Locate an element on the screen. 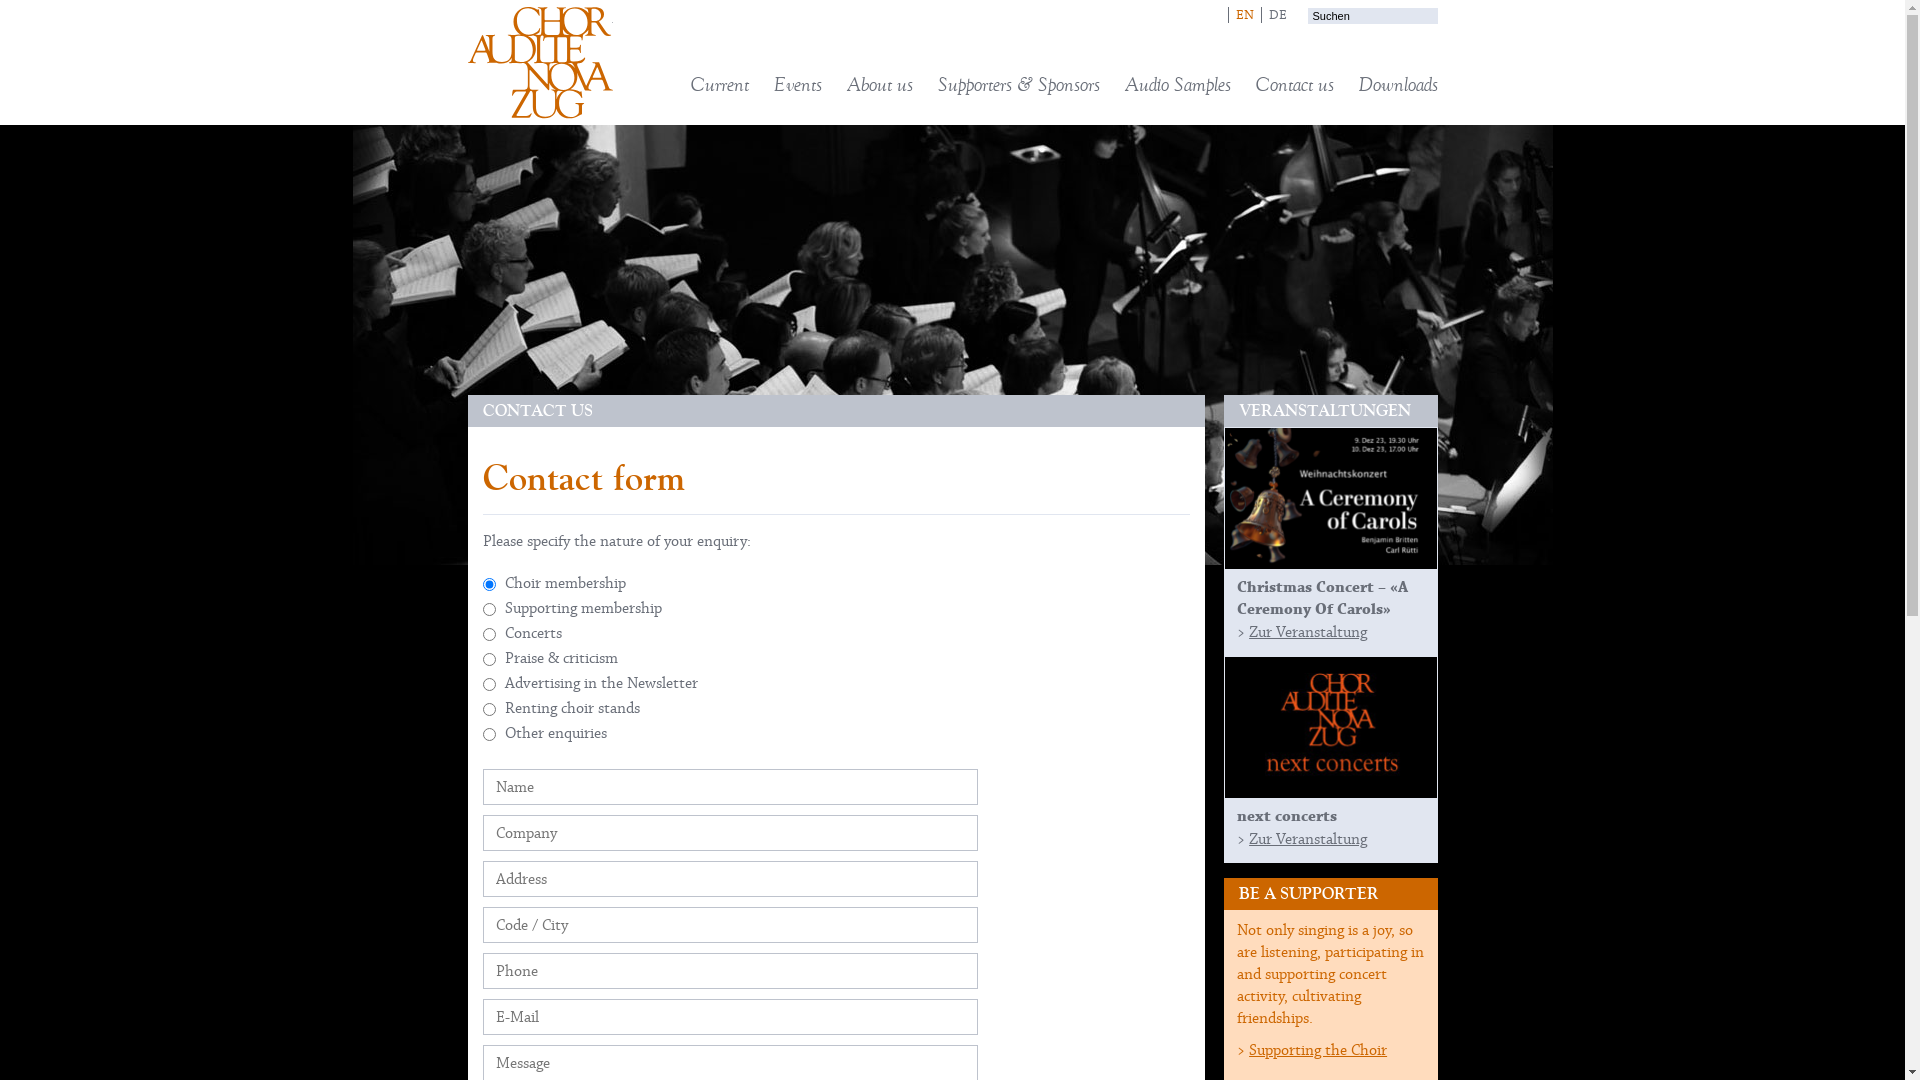  'Chor Audite Nova' is located at coordinates (466, 61).